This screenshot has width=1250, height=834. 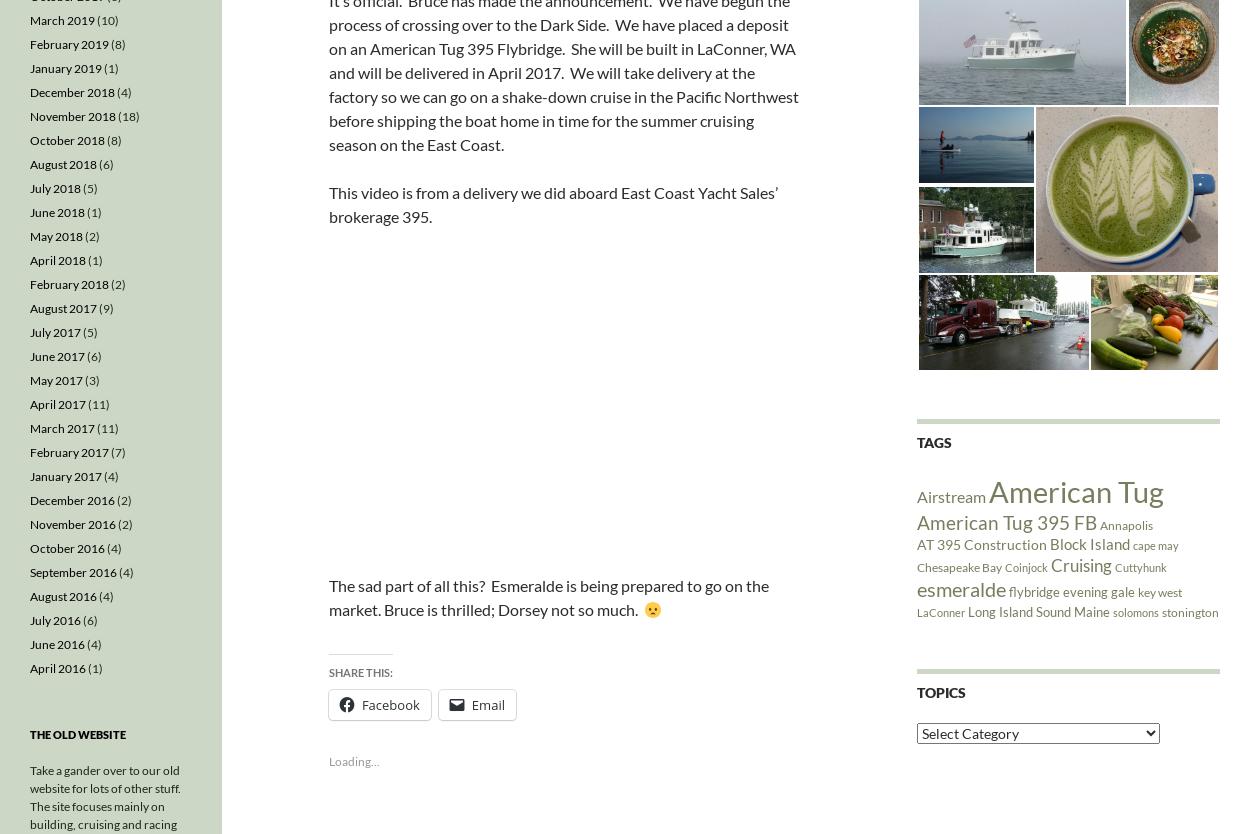 I want to click on 'Cuttyhunk', so click(x=1140, y=566).